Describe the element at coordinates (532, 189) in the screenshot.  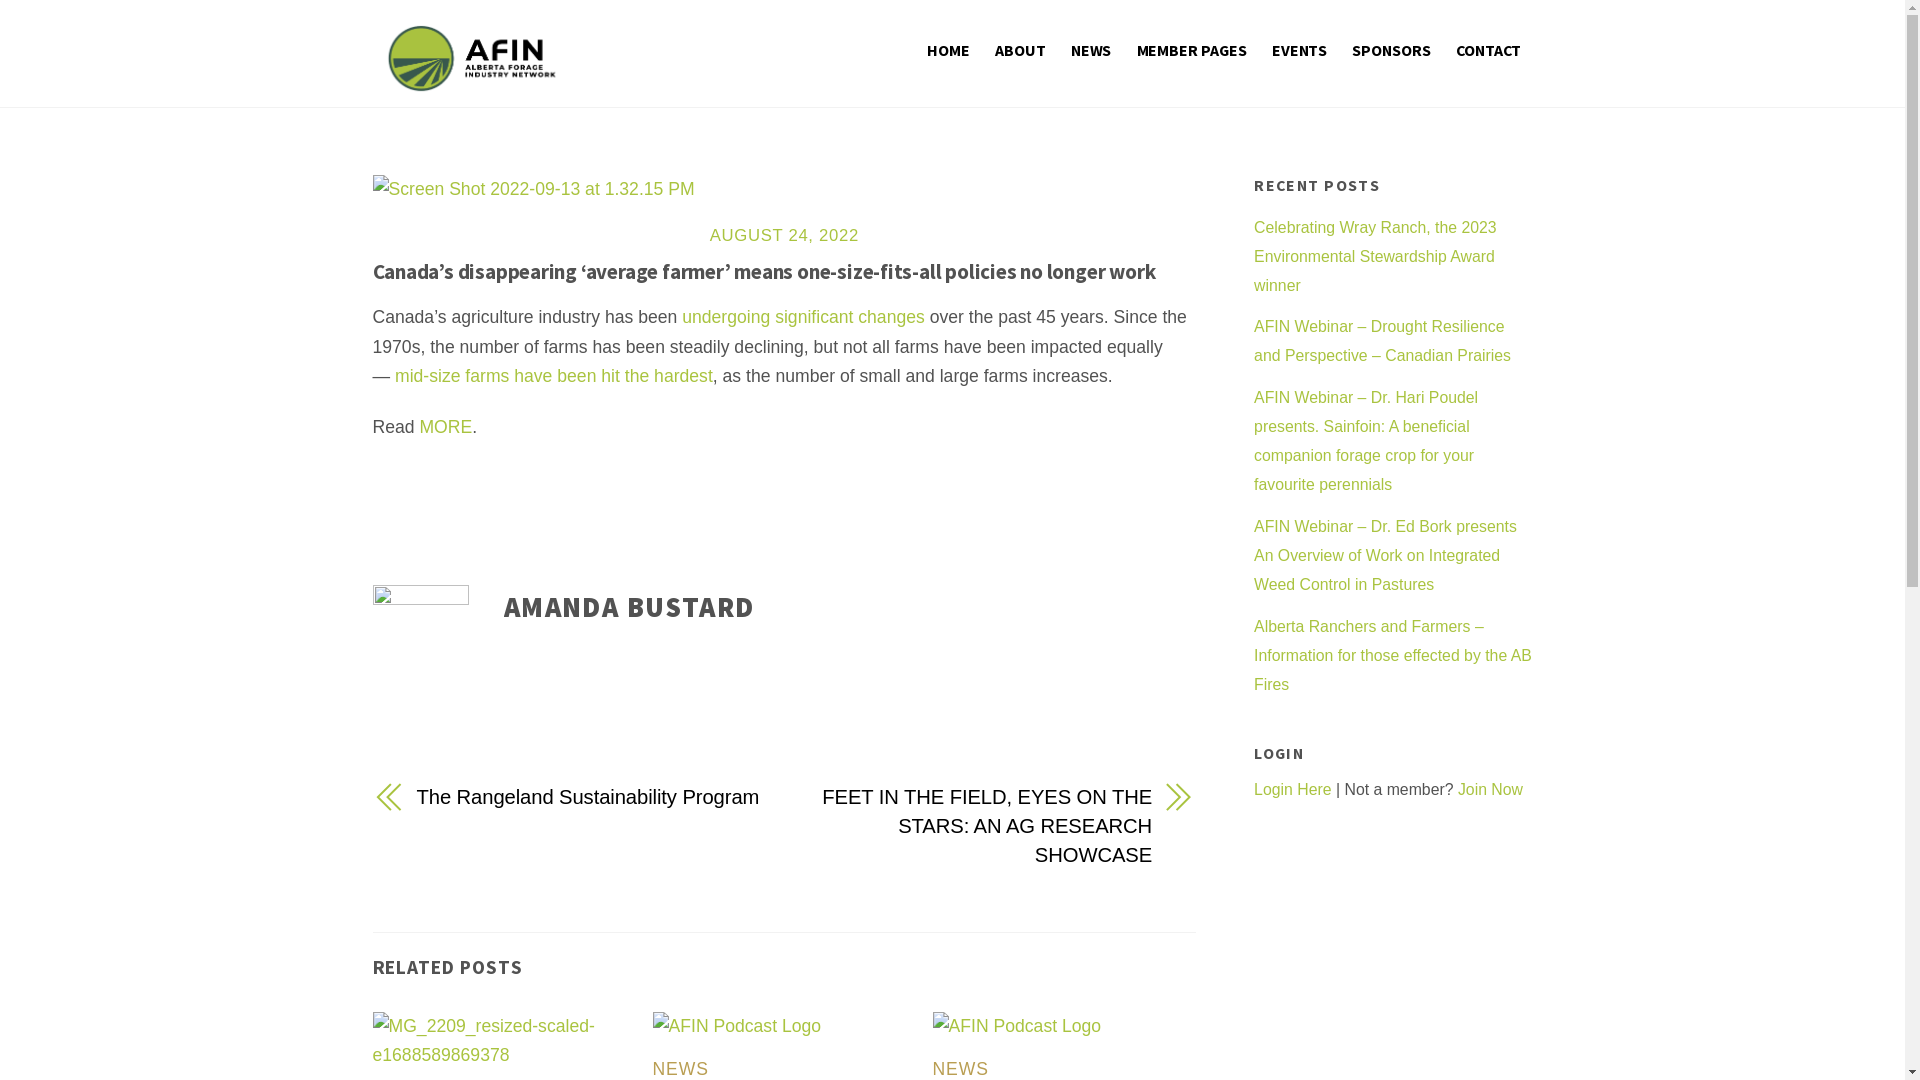
I see `'Screen Shot 2022-09-13 at 1.32.15 PM'` at that location.